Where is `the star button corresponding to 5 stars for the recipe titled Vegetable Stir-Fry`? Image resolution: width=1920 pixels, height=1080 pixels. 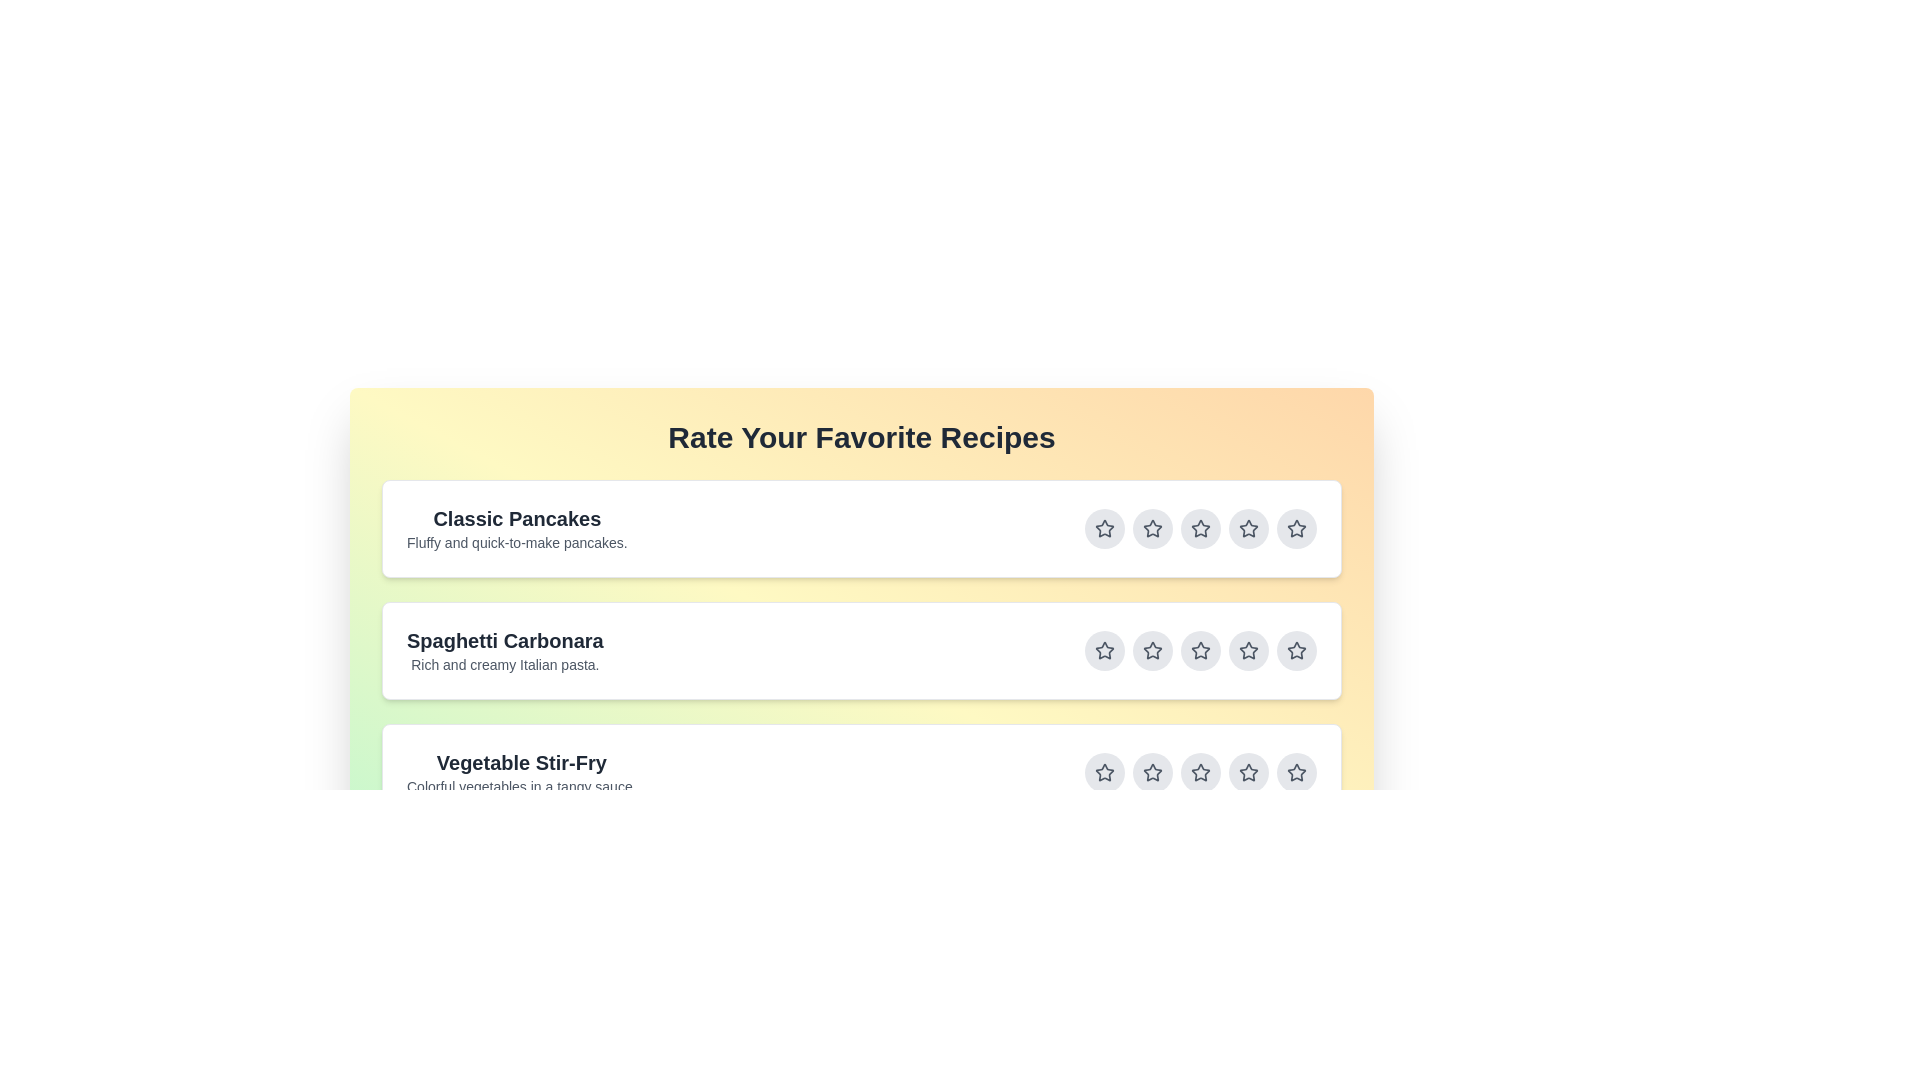
the star button corresponding to 5 stars for the recipe titled Vegetable Stir-Fry is located at coordinates (1296, 771).